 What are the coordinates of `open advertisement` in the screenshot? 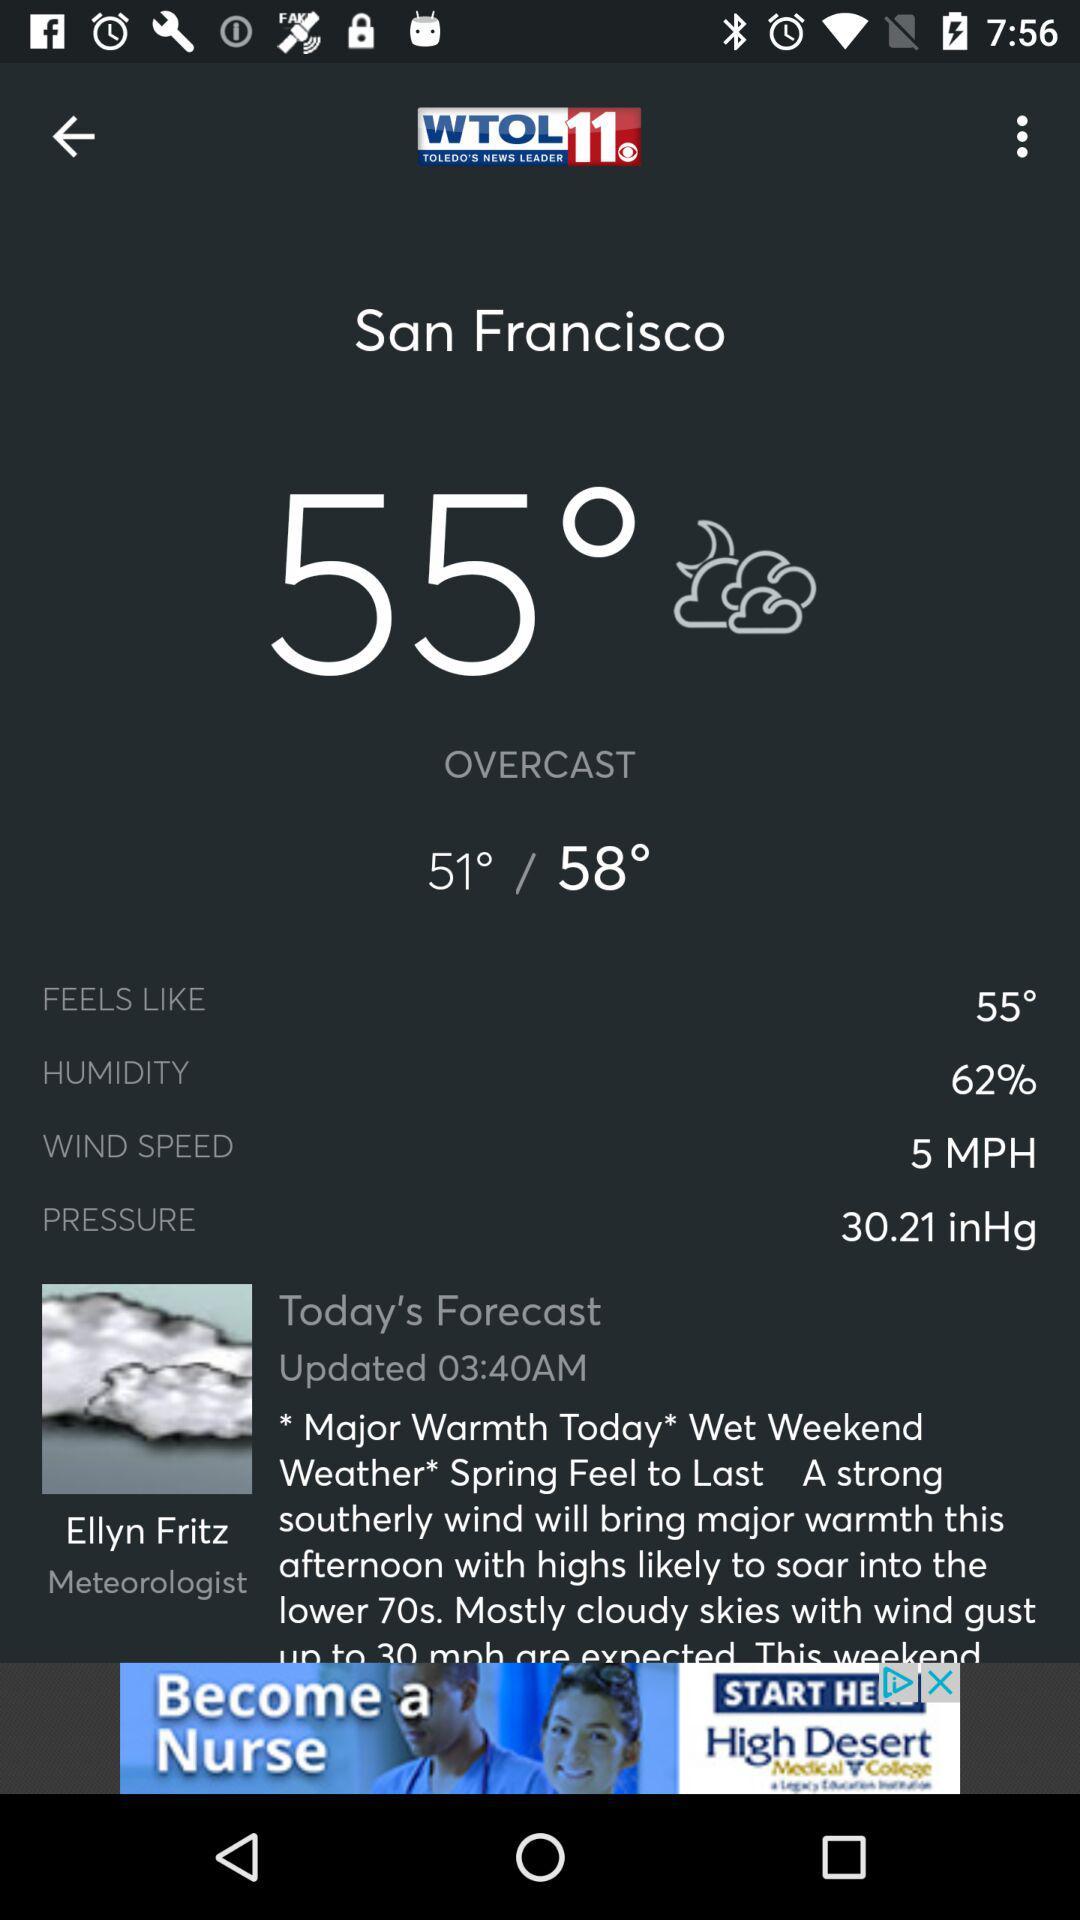 It's located at (540, 1727).